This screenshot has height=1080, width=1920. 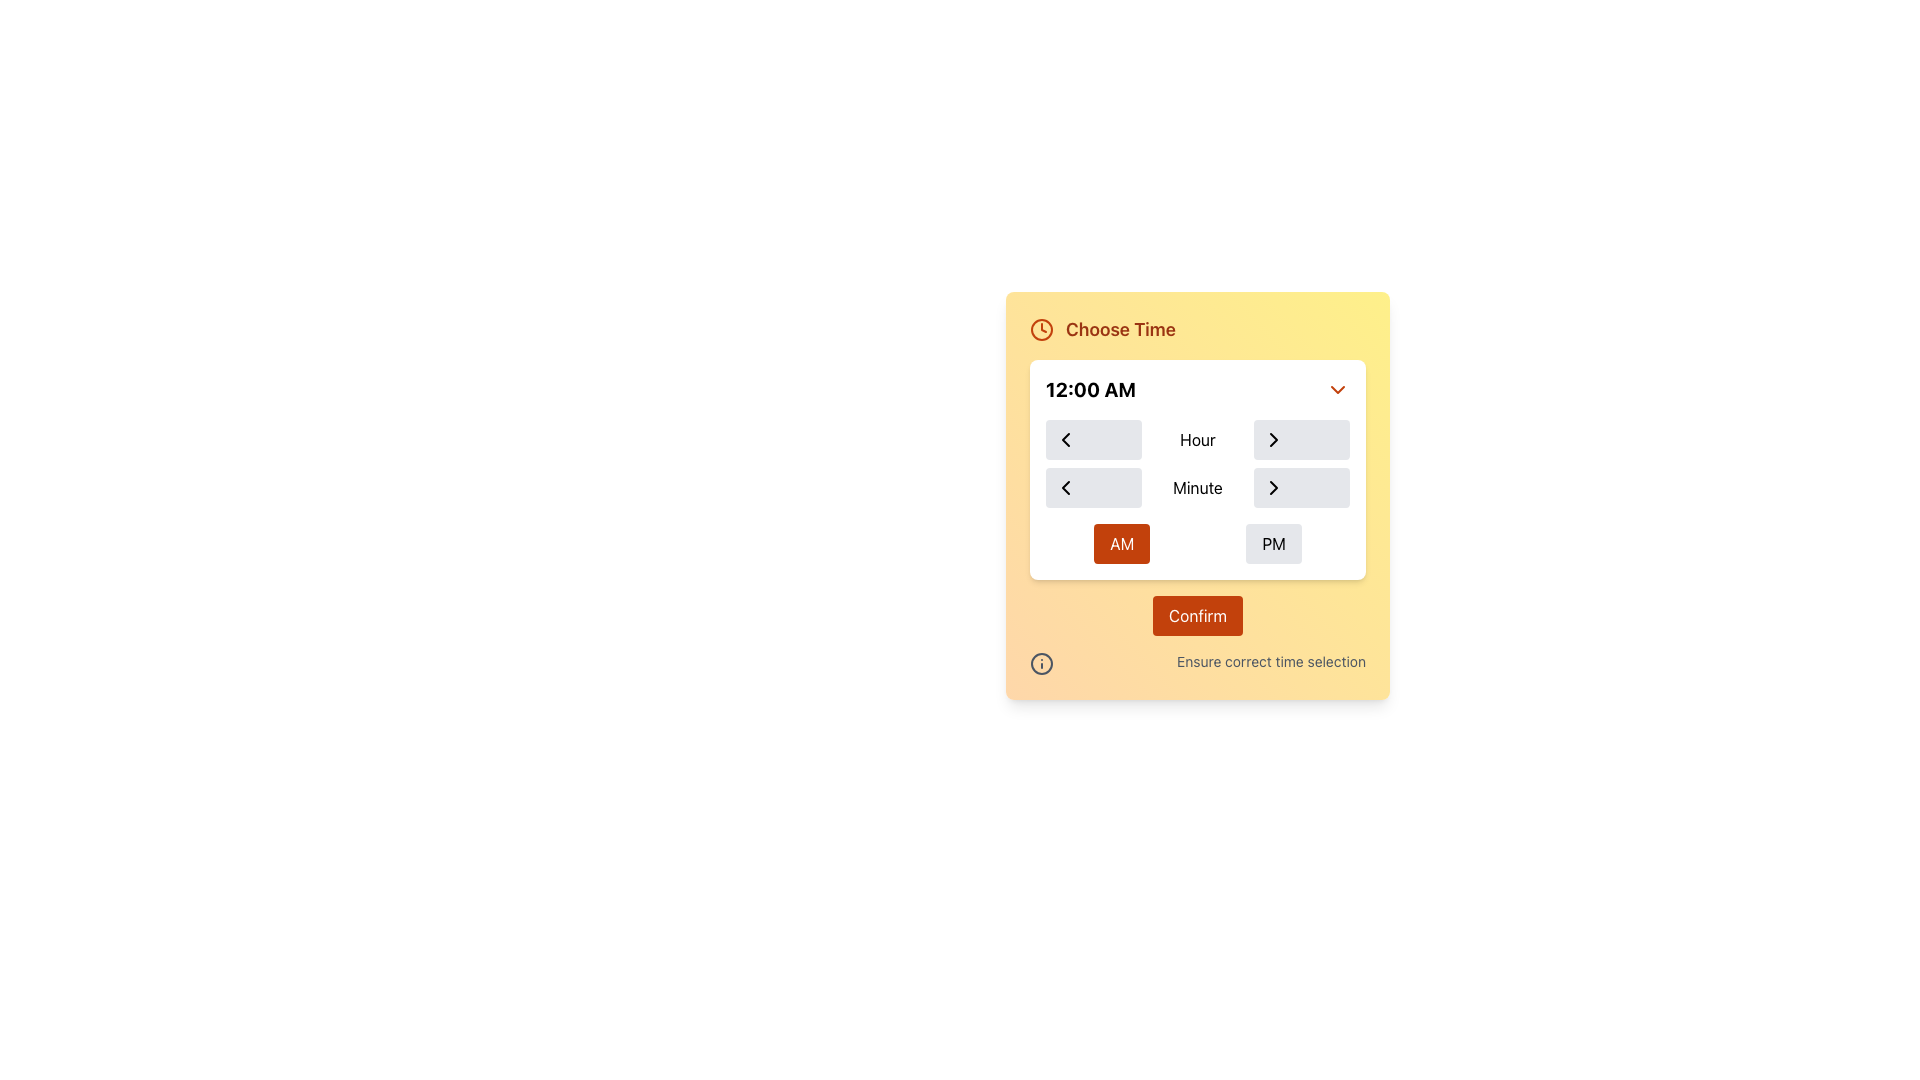 What do you see at coordinates (1272, 438) in the screenshot?
I see `the Chevron Icon Button, which is a right-pointing chevron on a light-gray circular button, located in the 'Choose Time' panel next to the 'Hour' label, to increment the hour value` at bounding box center [1272, 438].